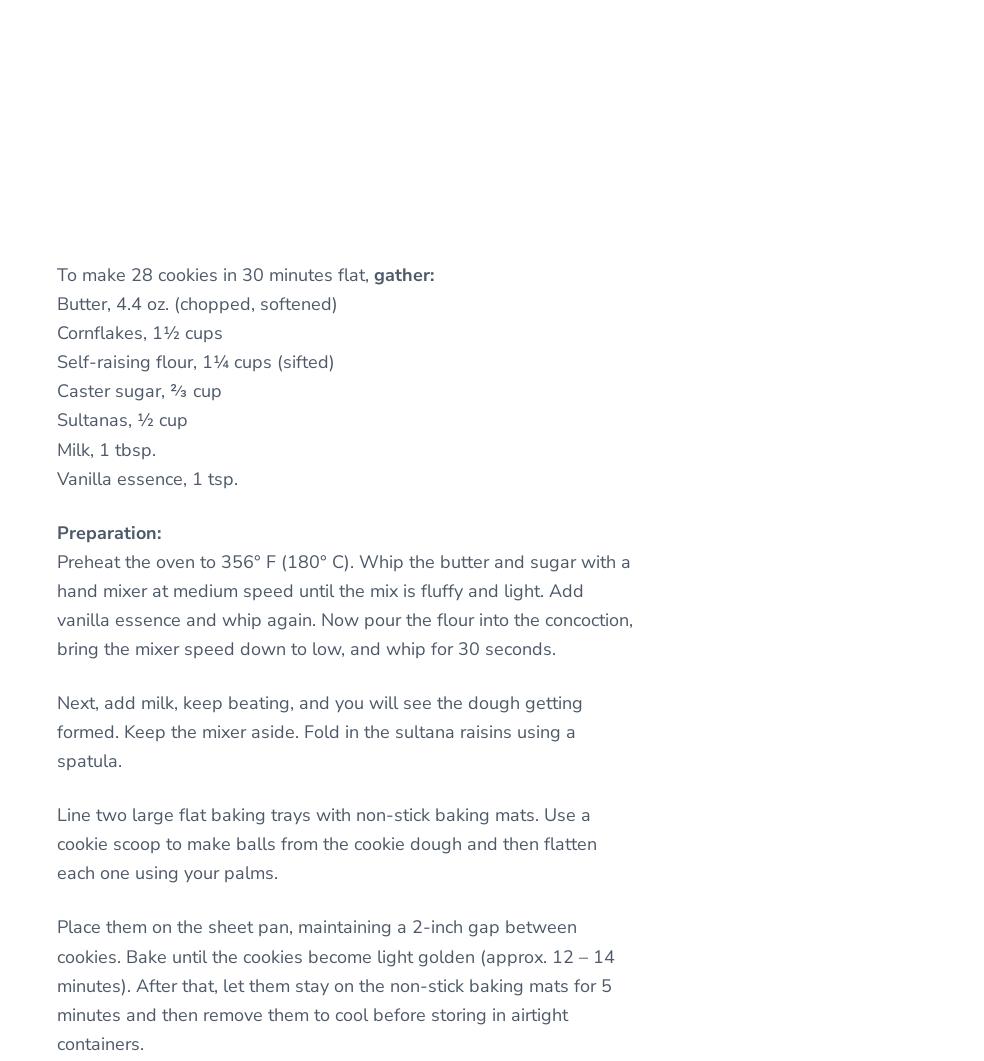 Image resolution: width=984 pixels, height=1061 pixels. What do you see at coordinates (147, 477) in the screenshot?
I see `'Vanilla essence, 1 tsp.'` at bounding box center [147, 477].